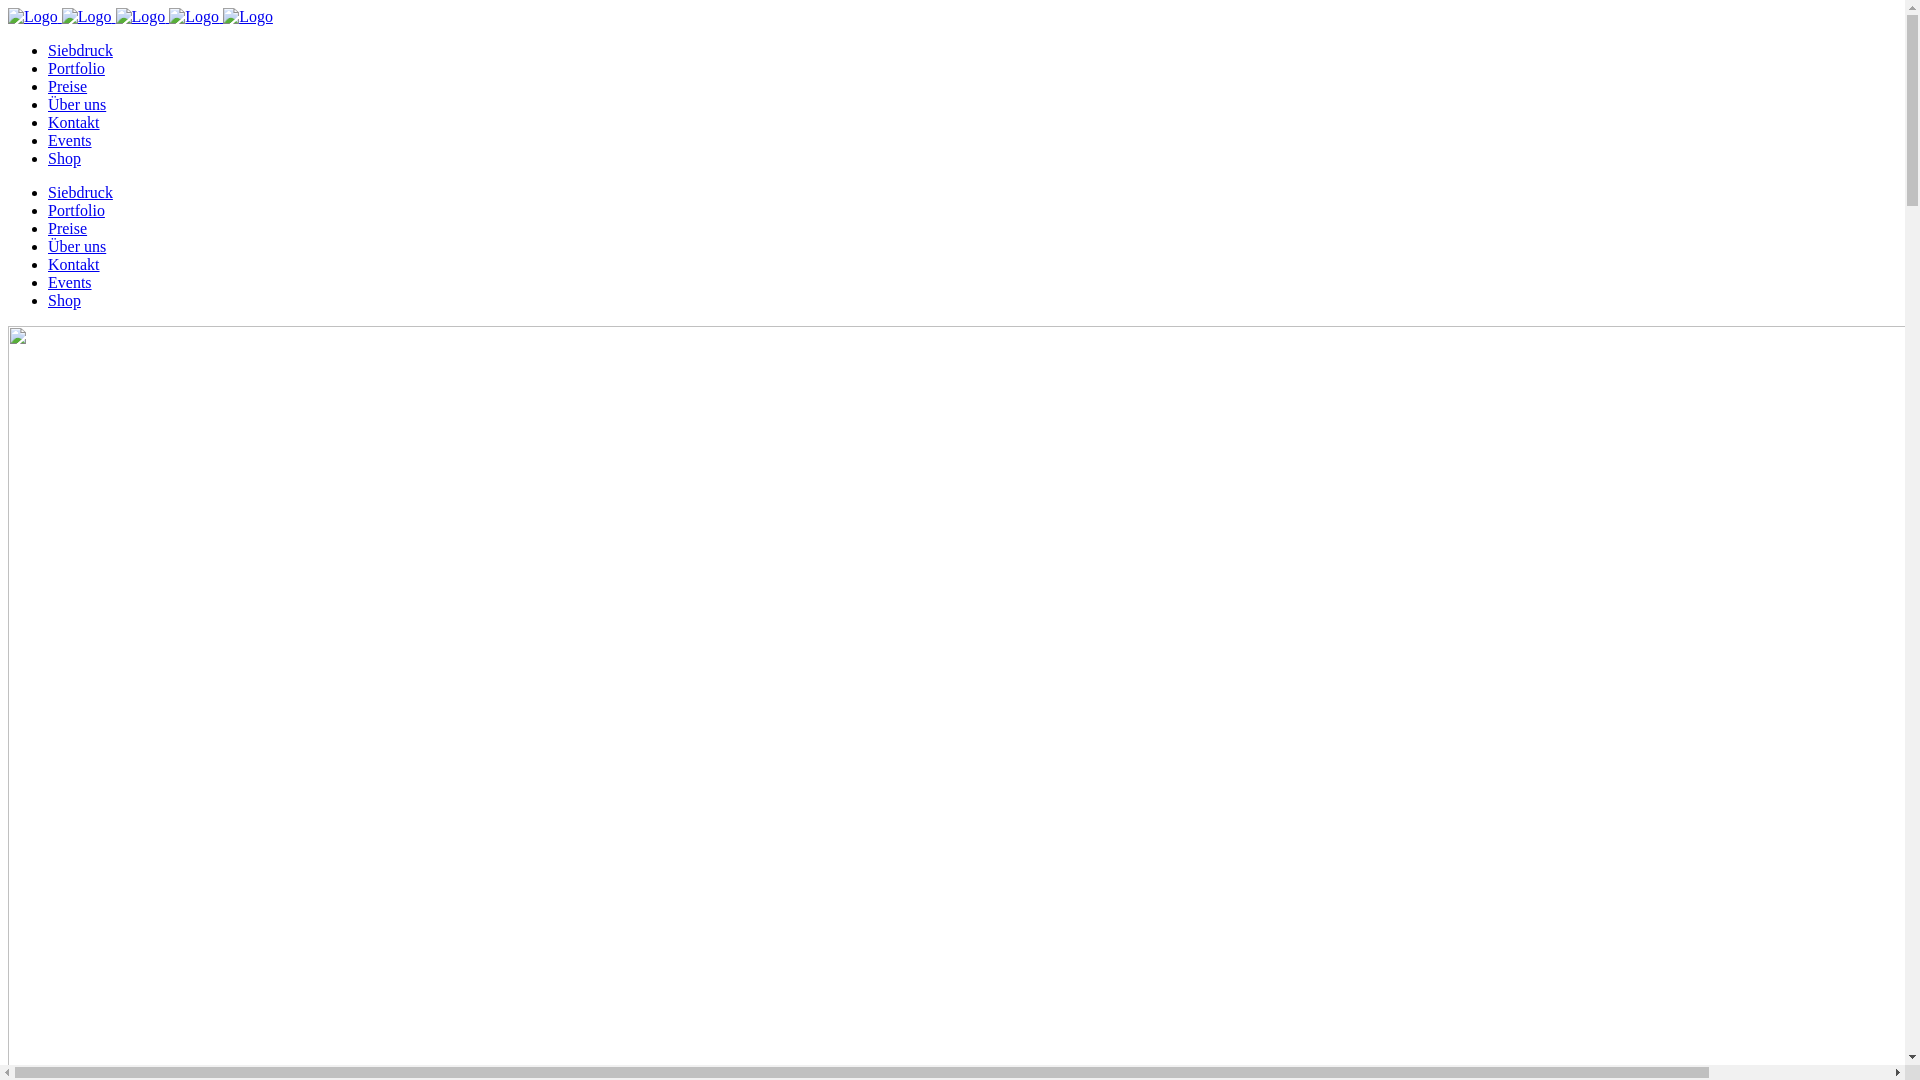 The width and height of the screenshot is (1920, 1080). Describe the element at coordinates (80, 49) in the screenshot. I see `'Siebdruck'` at that location.